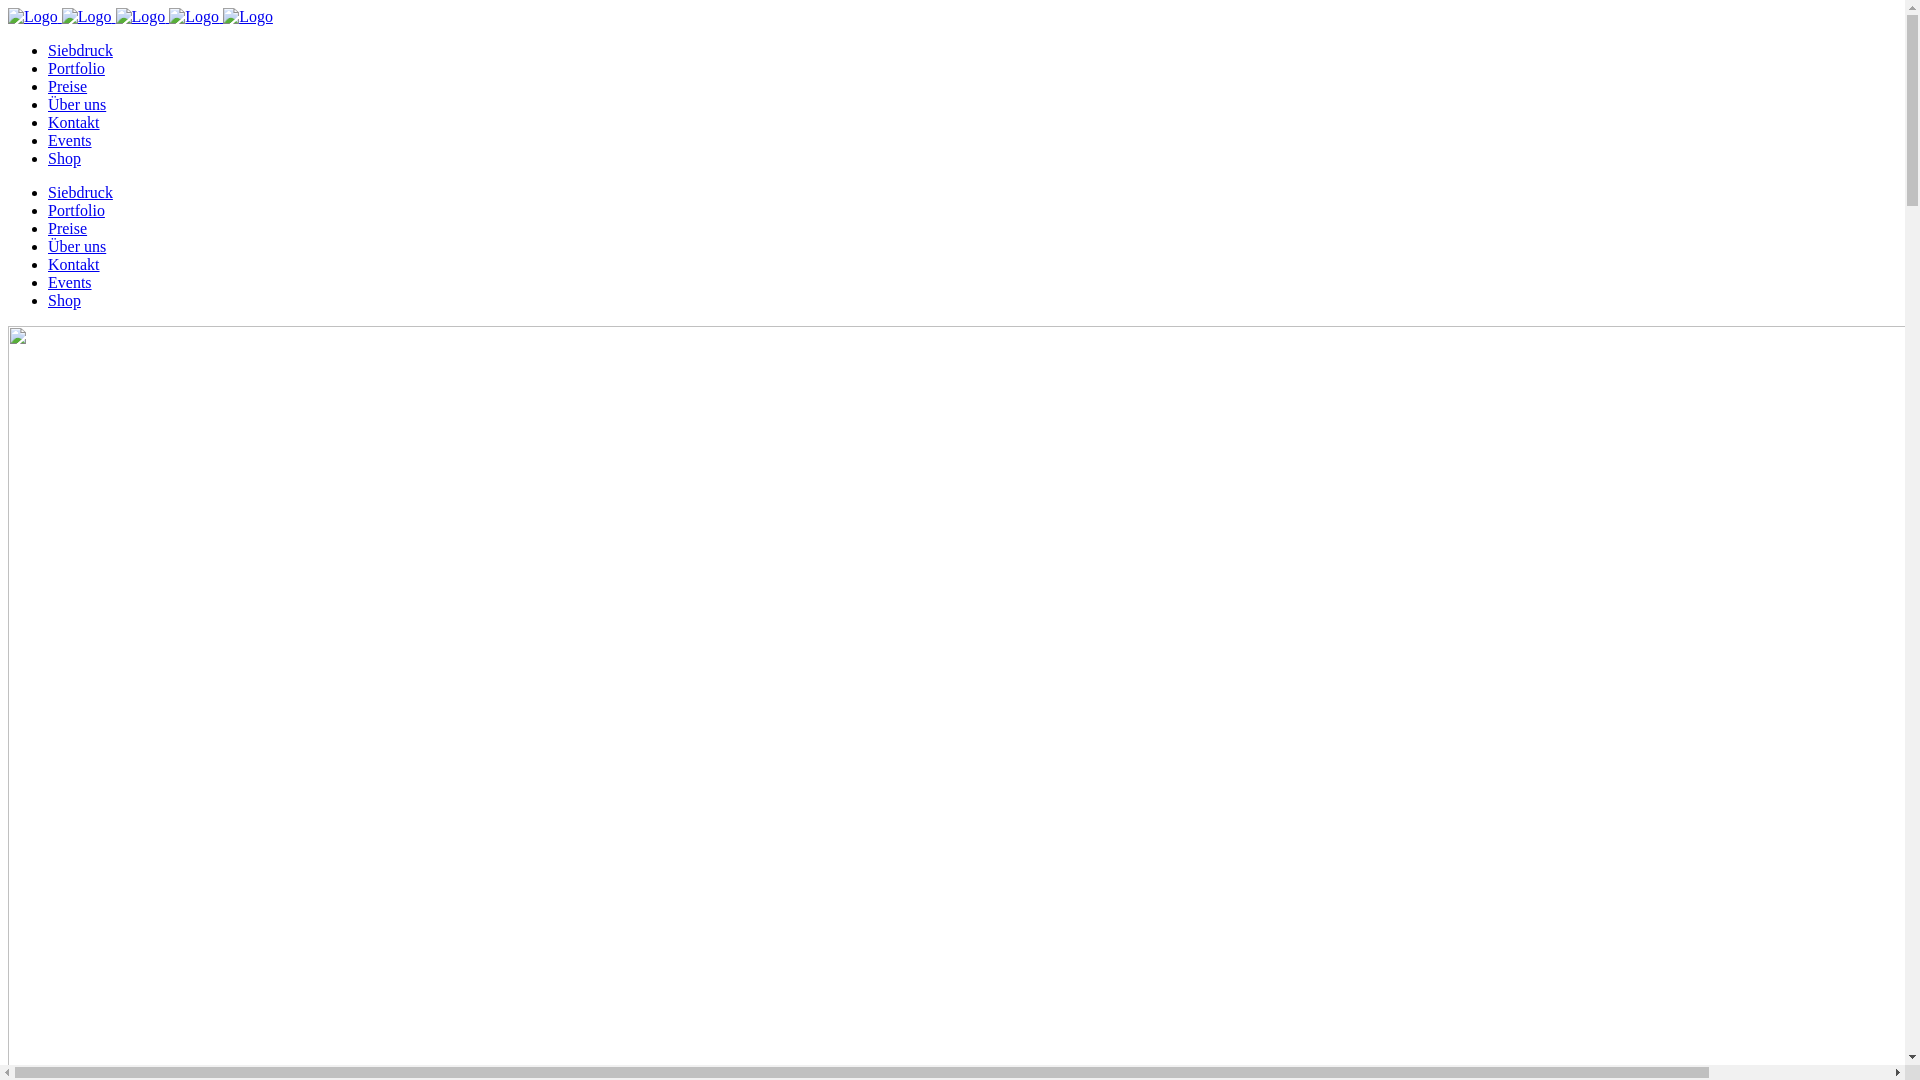 The width and height of the screenshot is (1920, 1080). Describe the element at coordinates (80, 49) in the screenshot. I see `'Siebdruck'` at that location.